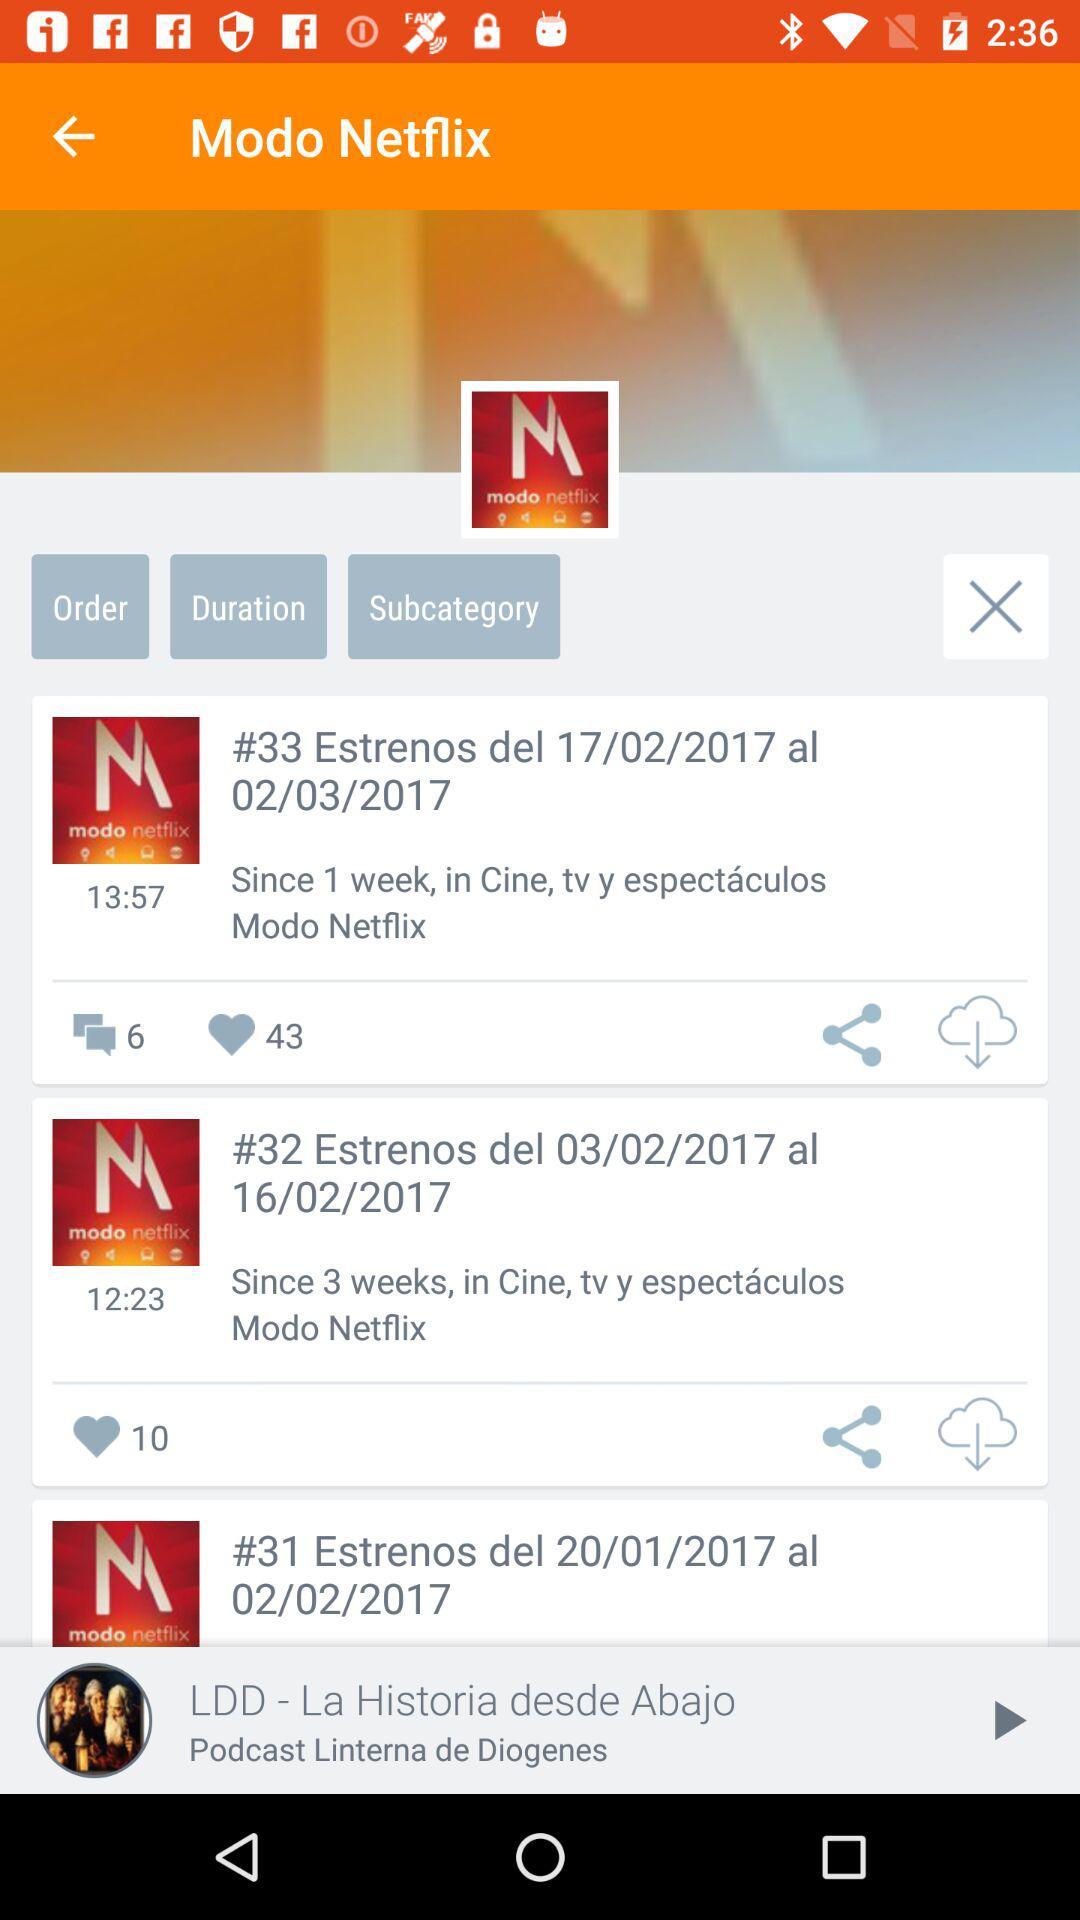 The image size is (1080, 1920). I want to click on the play icon, so click(1006, 1719).